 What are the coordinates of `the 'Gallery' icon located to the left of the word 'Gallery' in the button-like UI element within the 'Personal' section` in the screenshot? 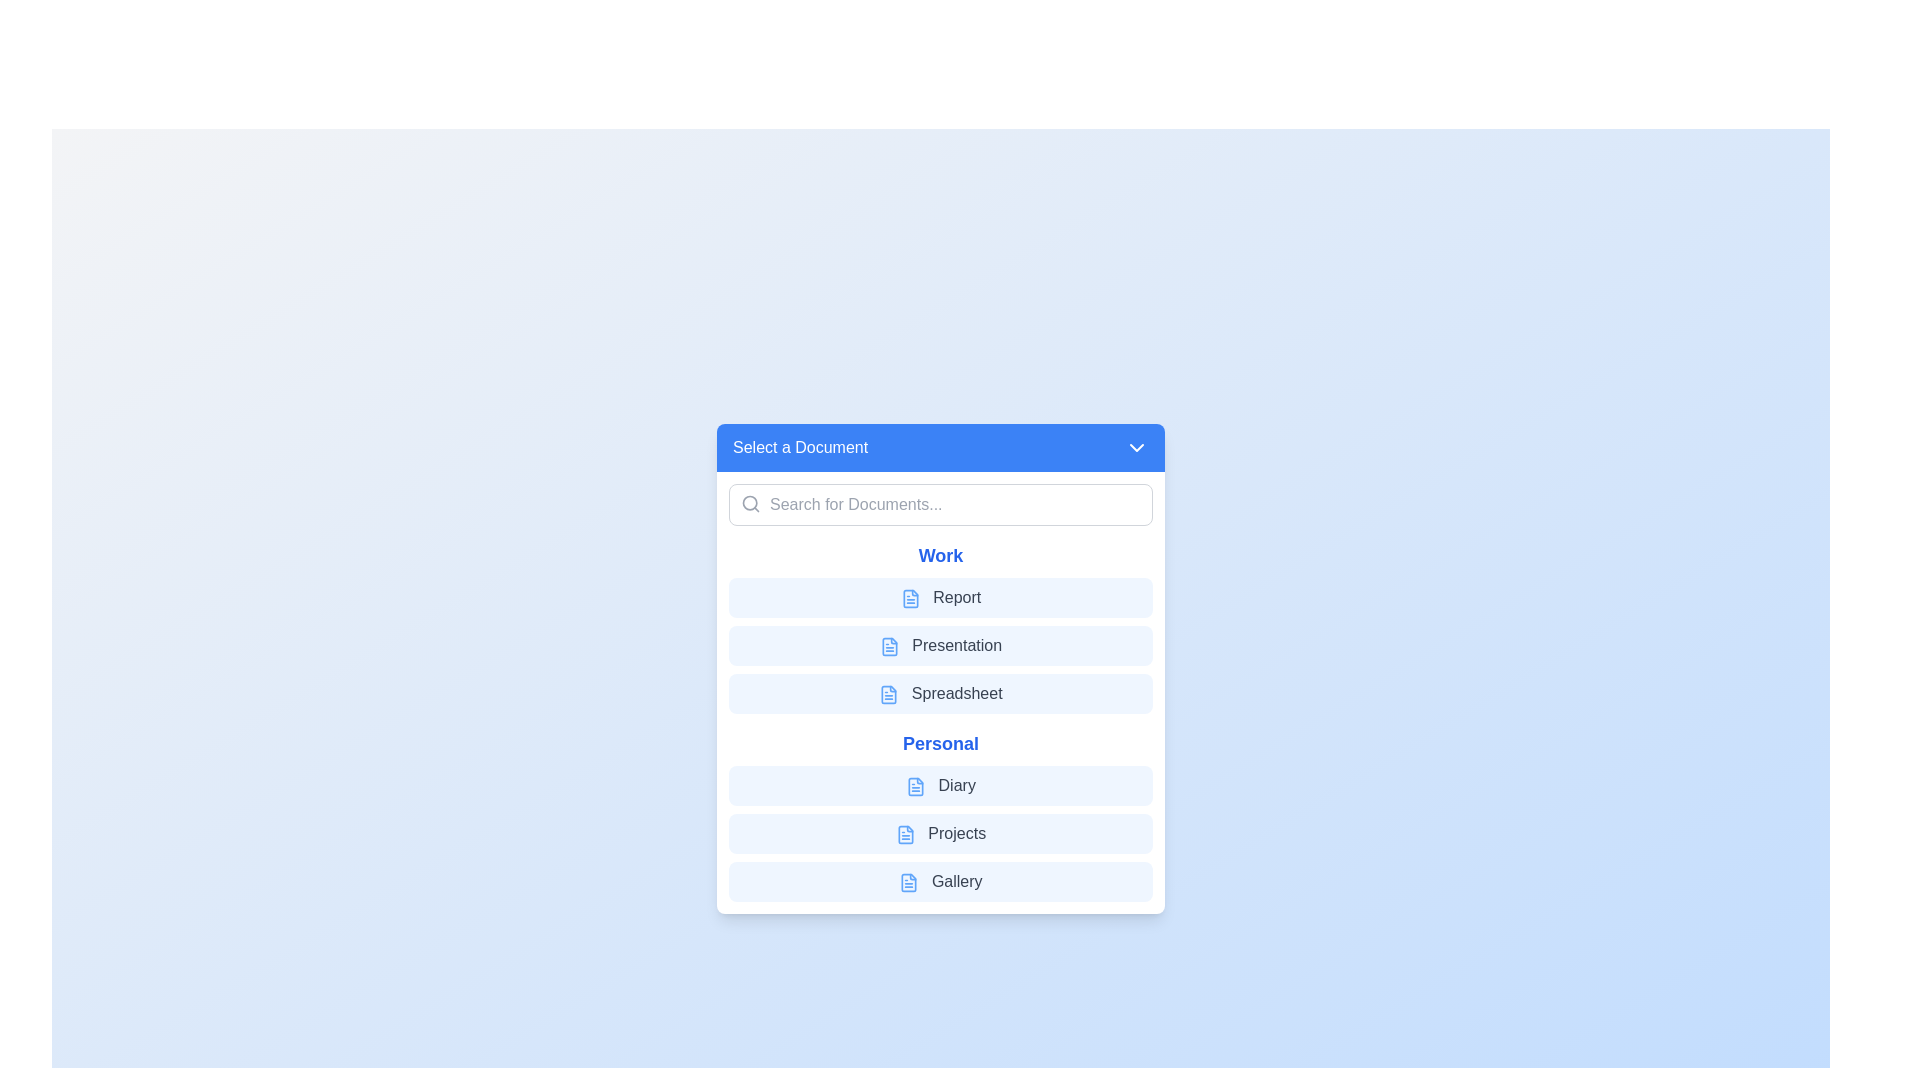 It's located at (908, 881).